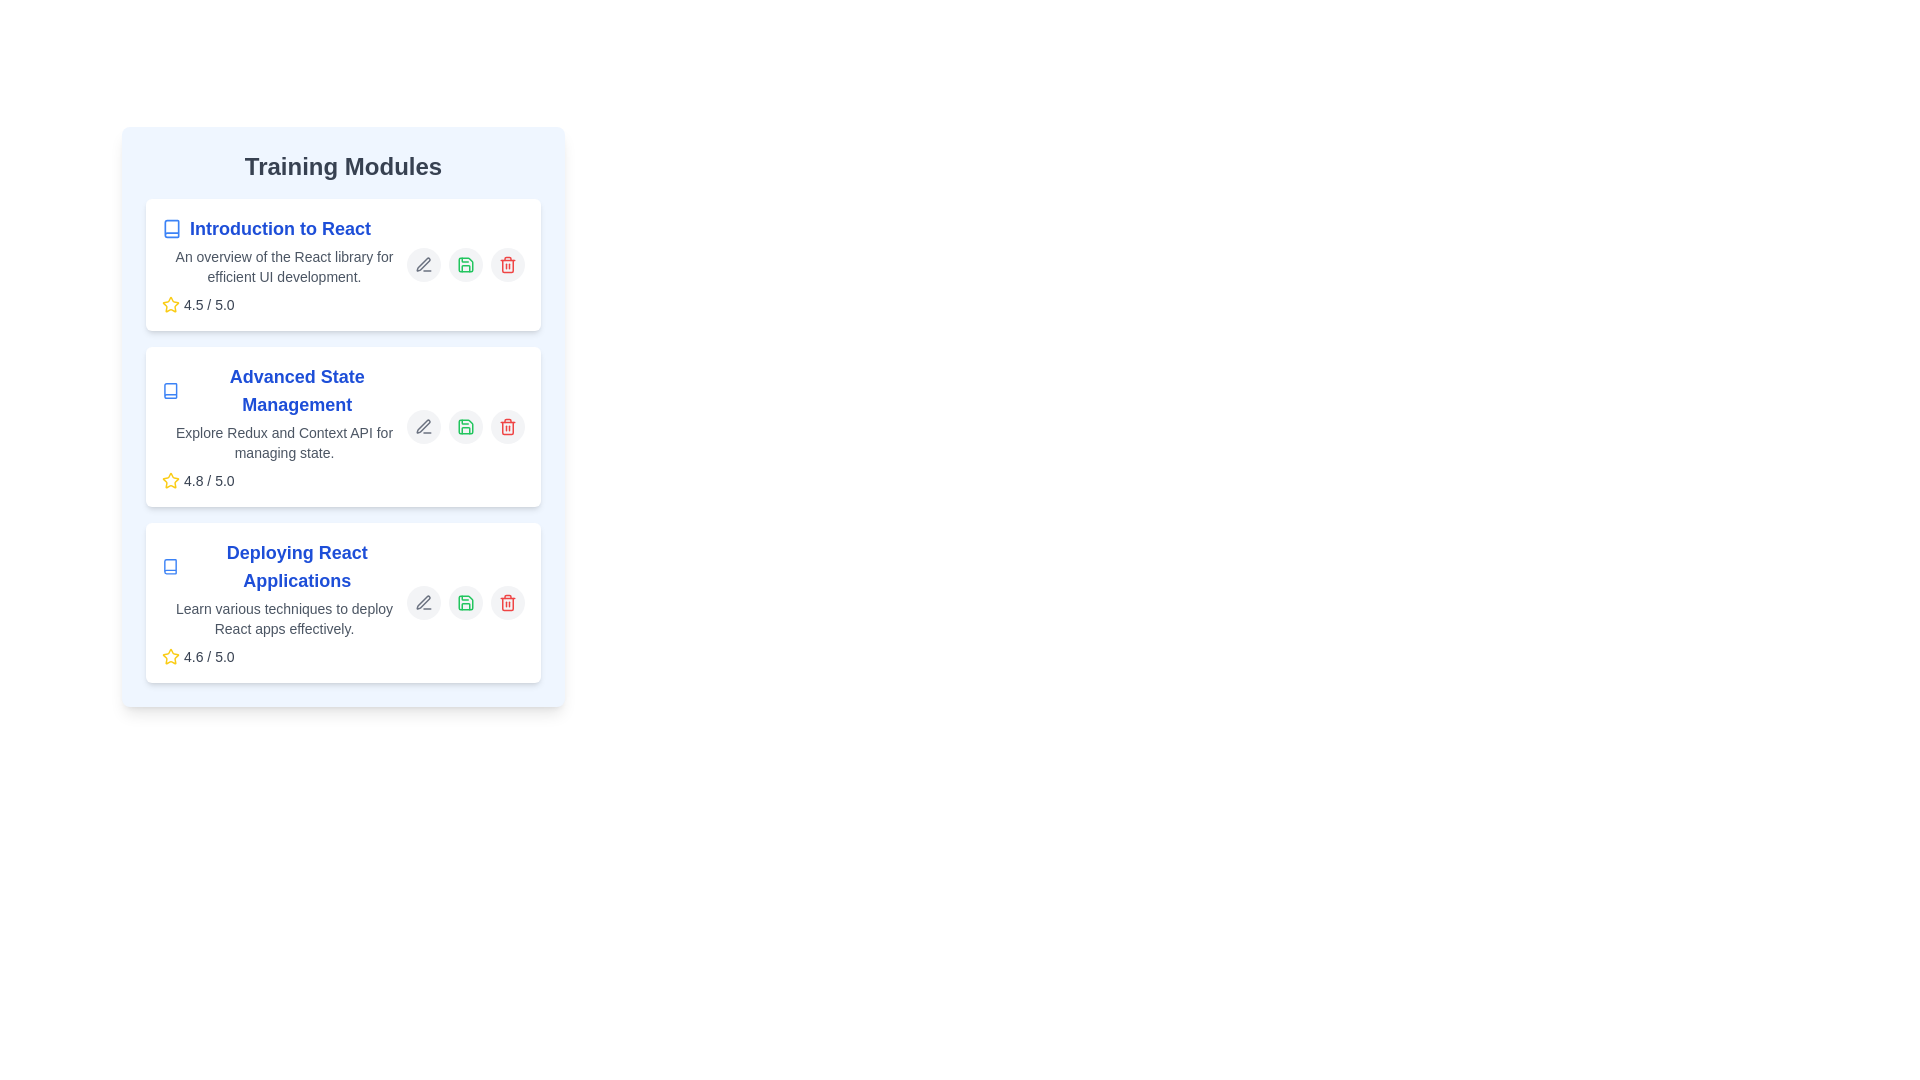 Image resolution: width=1920 pixels, height=1080 pixels. Describe the element at coordinates (170, 390) in the screenshot. I see `the icon located in the second training module card, just to the left of the title 'Advanced State Management', which serves as a visual marker for distinction` at that location.